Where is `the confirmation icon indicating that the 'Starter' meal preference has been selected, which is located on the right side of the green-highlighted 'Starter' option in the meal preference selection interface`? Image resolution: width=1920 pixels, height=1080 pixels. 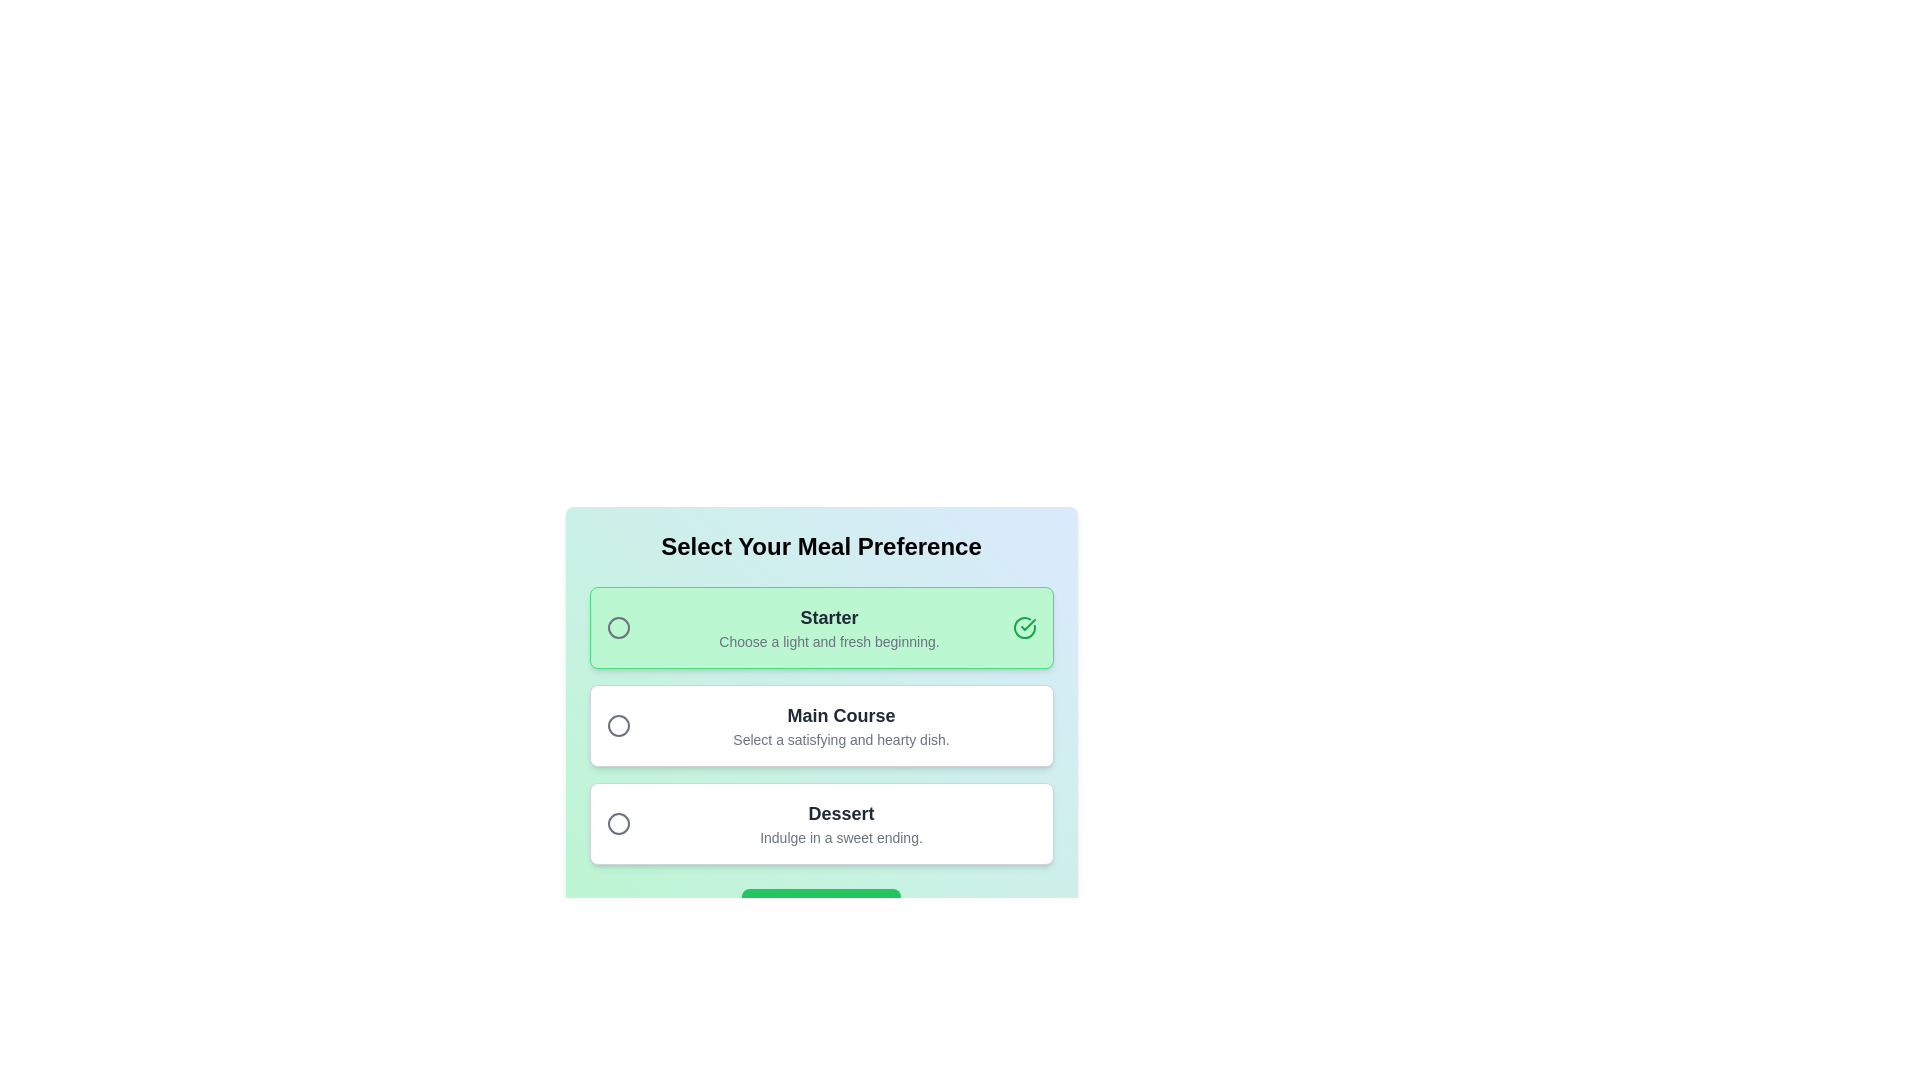
the confirmation icon indicating that the 'Starter' meal preference has been selected, which is located on the right side of the green-highlighted 'Starter' option in the meal preference selection interface is located at coordinates (1027, 623).